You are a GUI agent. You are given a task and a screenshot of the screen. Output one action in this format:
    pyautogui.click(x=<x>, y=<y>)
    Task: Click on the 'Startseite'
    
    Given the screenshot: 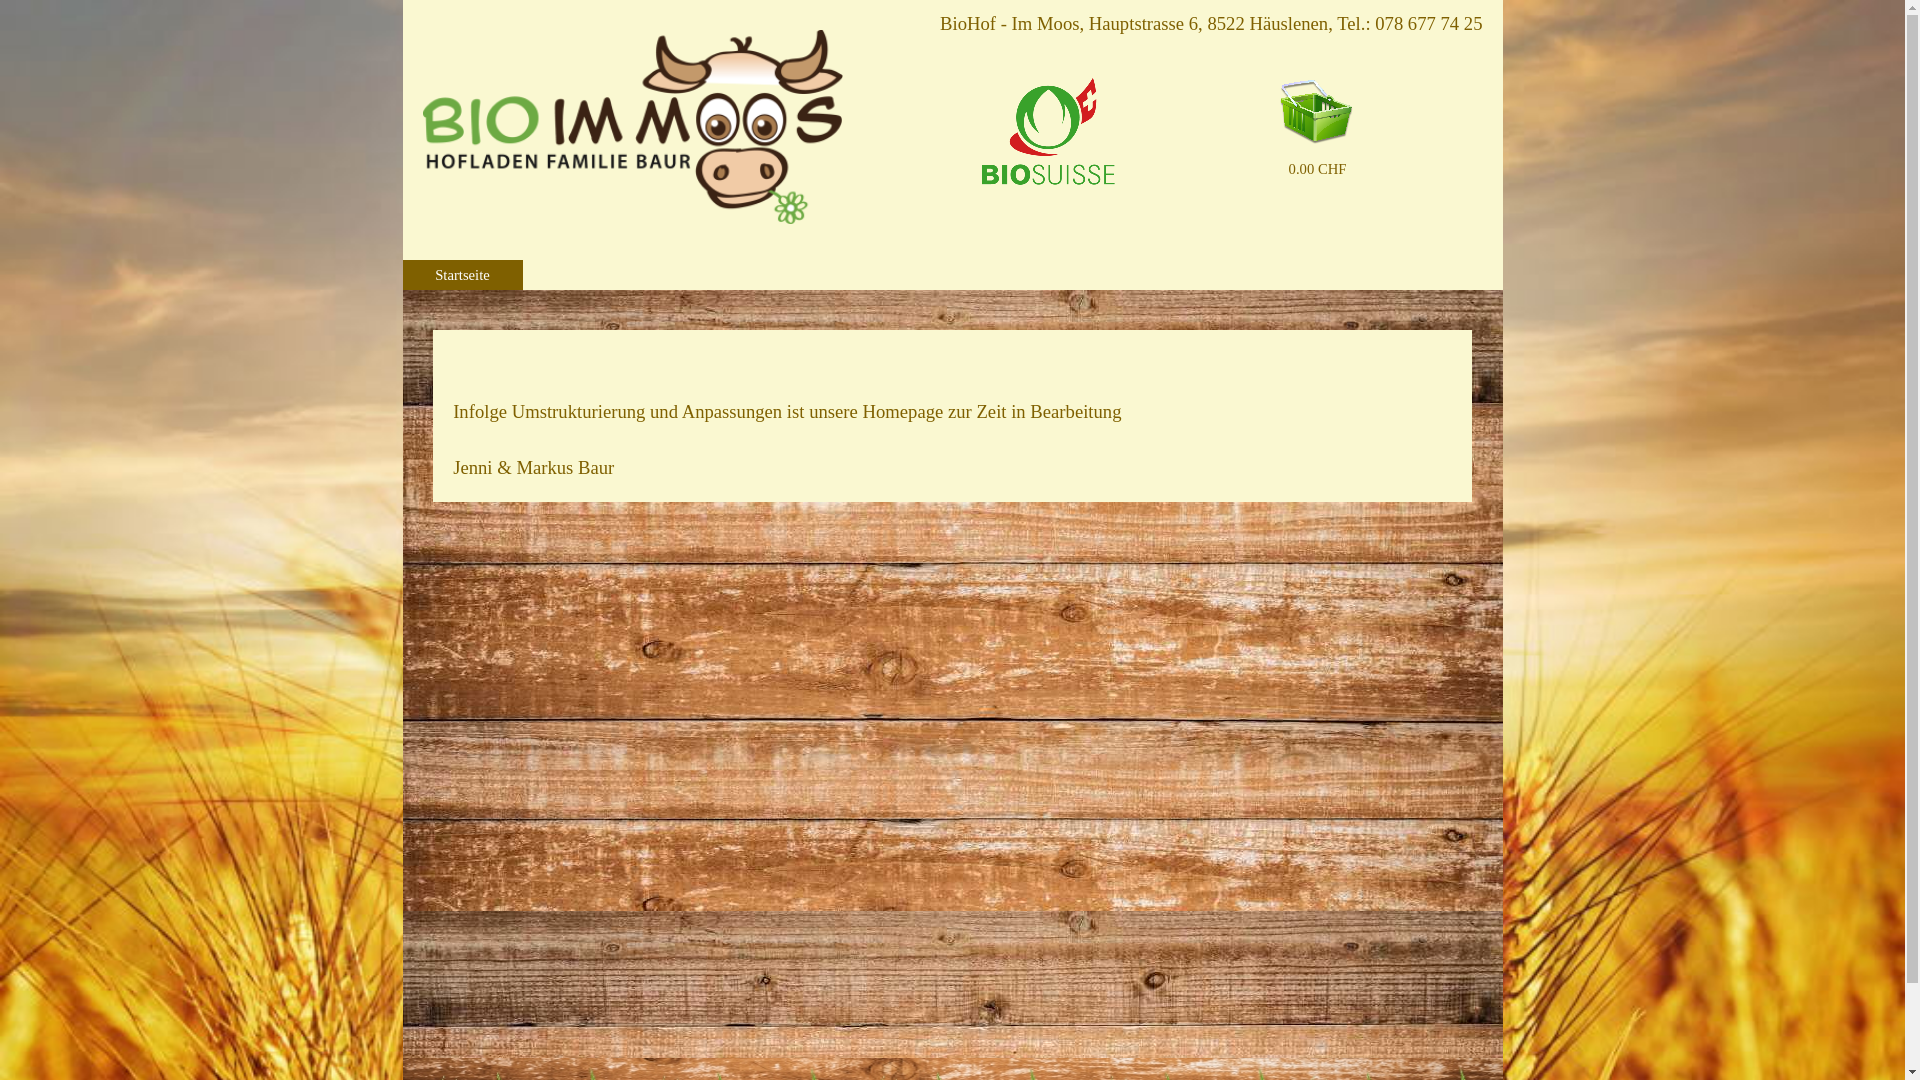 What is the action you would take?
    pyautogui.click(x=461, y=274)
    